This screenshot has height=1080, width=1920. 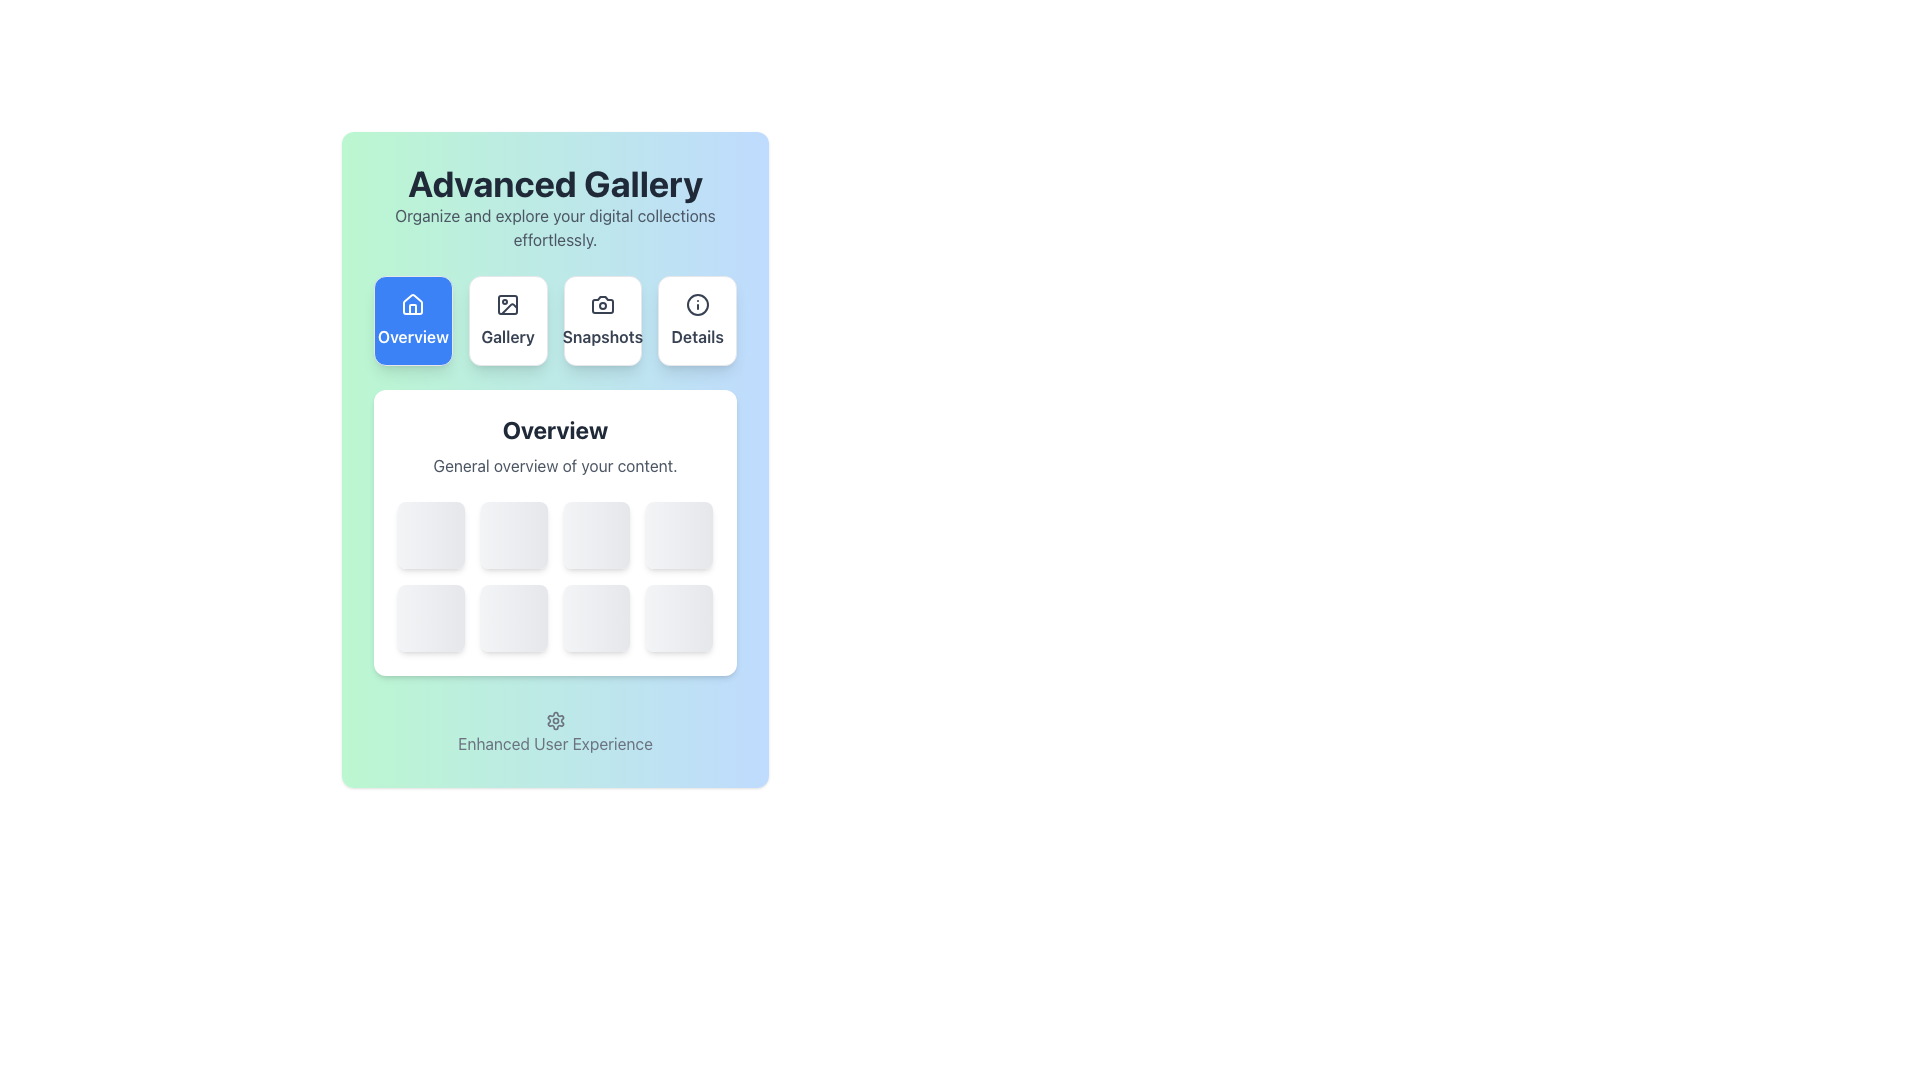 I want to click on the visual card in the grid layout of the 'Overview' section, which is located in the second row, second column, so click(x=514, y=617).